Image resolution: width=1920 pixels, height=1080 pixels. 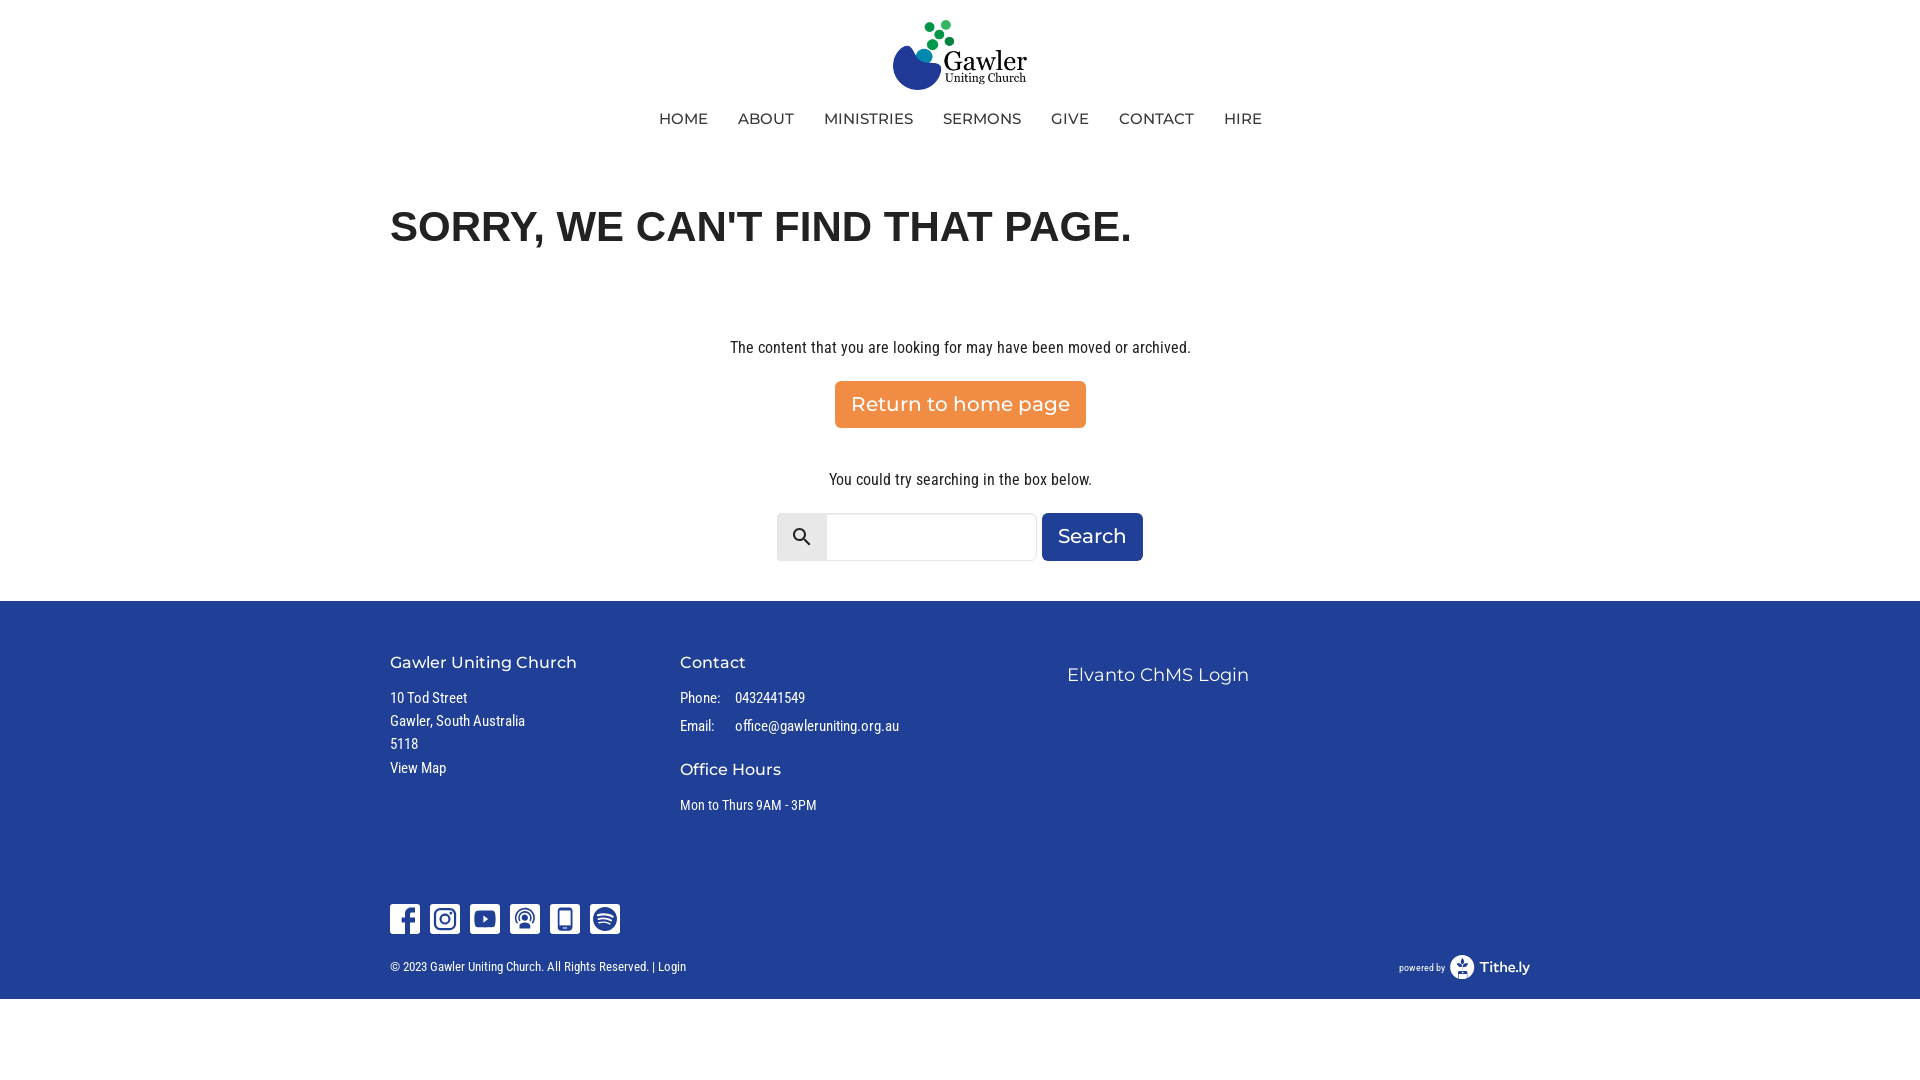 I want to click on 'Search', so click(x=1091, y=535).